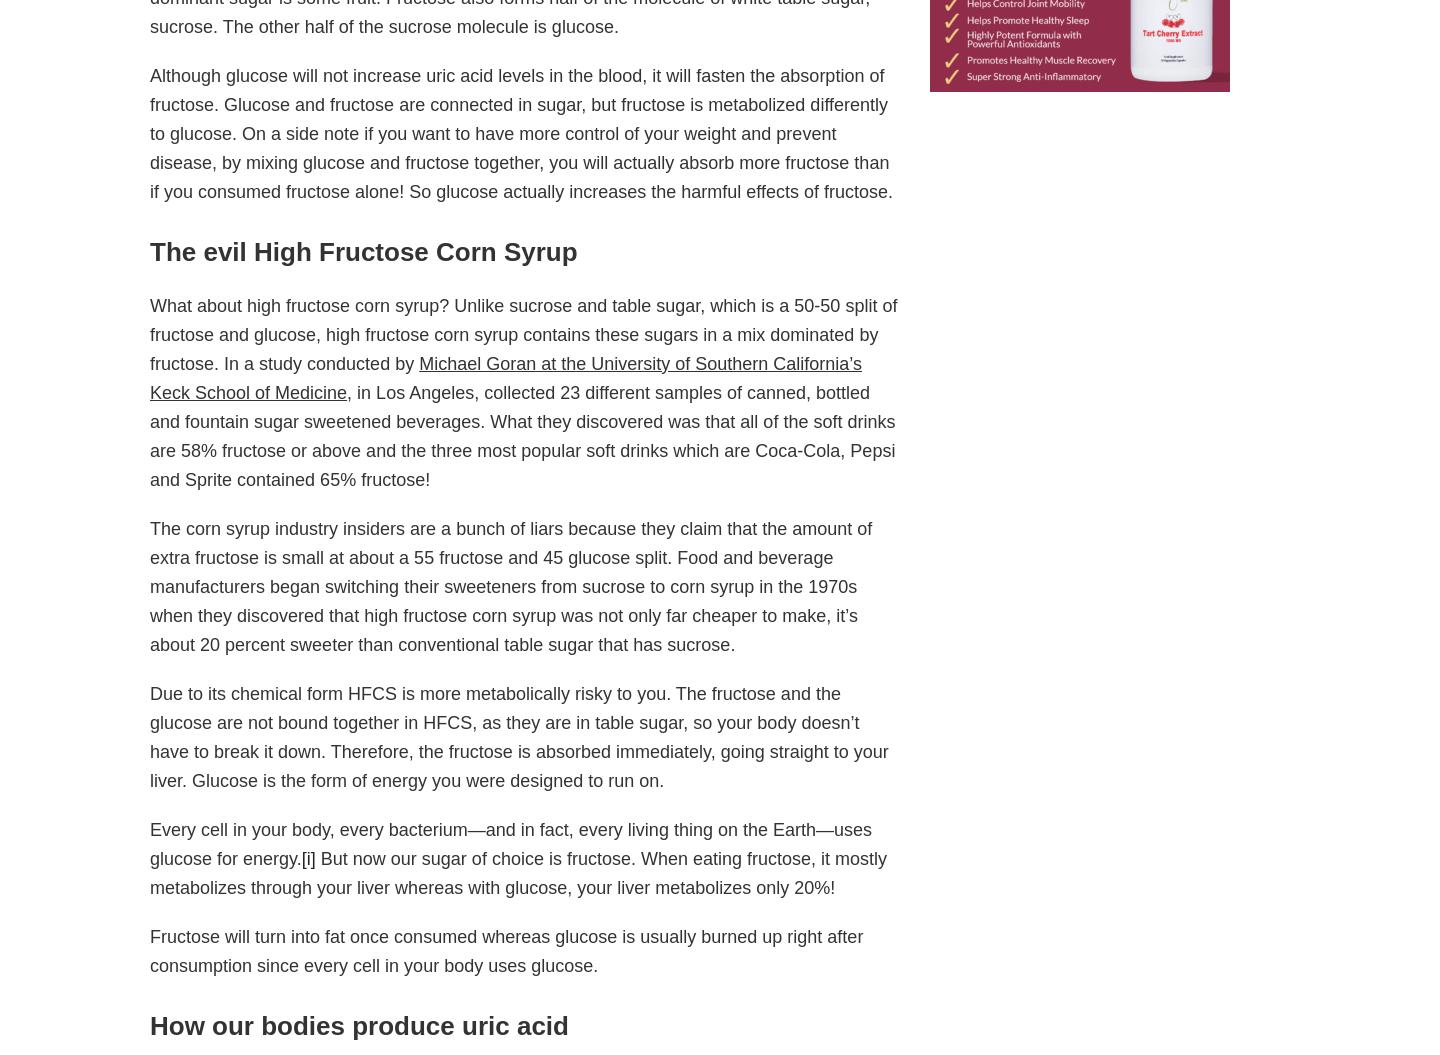 The width and height of the screenshot is (1440, 1055). I want to click on 'But now our sugar of choice is fructose. When eating fructose, it mostly metabolizes through your liver whereas with glucose, your liver metabolizes only 20%!', so click(149, 873).